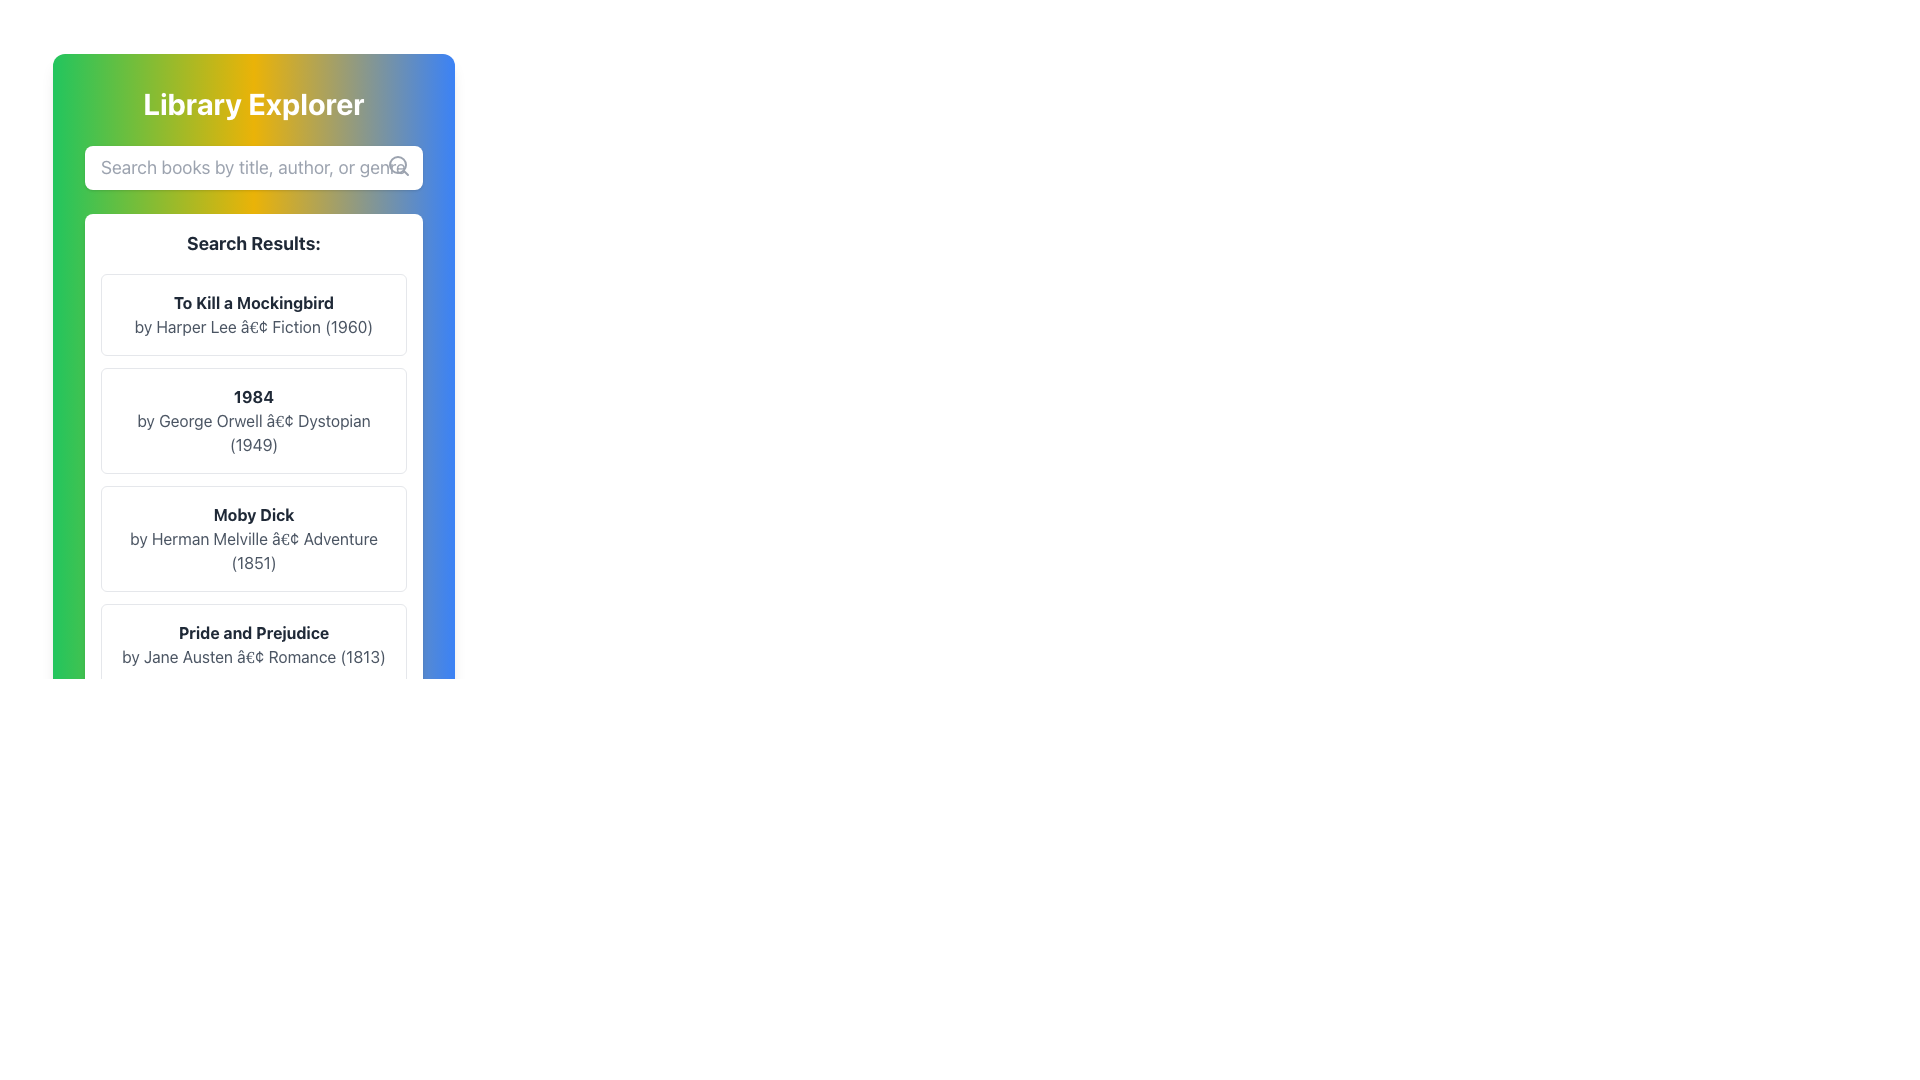  Describe the element at coordinates (253, 656) in the screenshot. I see `the informational text element that provides metadata about the book 'Pride and Prejudice', including author Jane Austen, genre Romance, and publication year 1813` at that location.